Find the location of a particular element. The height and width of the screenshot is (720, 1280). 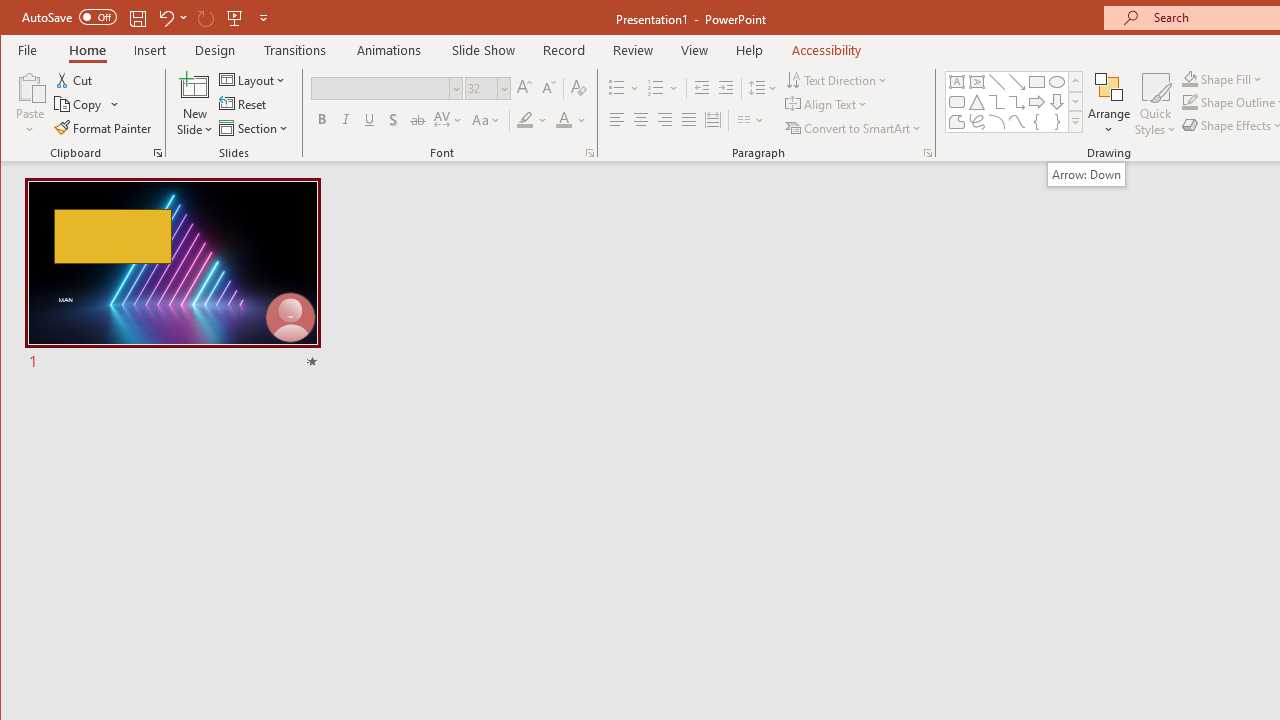

'Character Spacing' is located at coordinates (448, 120).